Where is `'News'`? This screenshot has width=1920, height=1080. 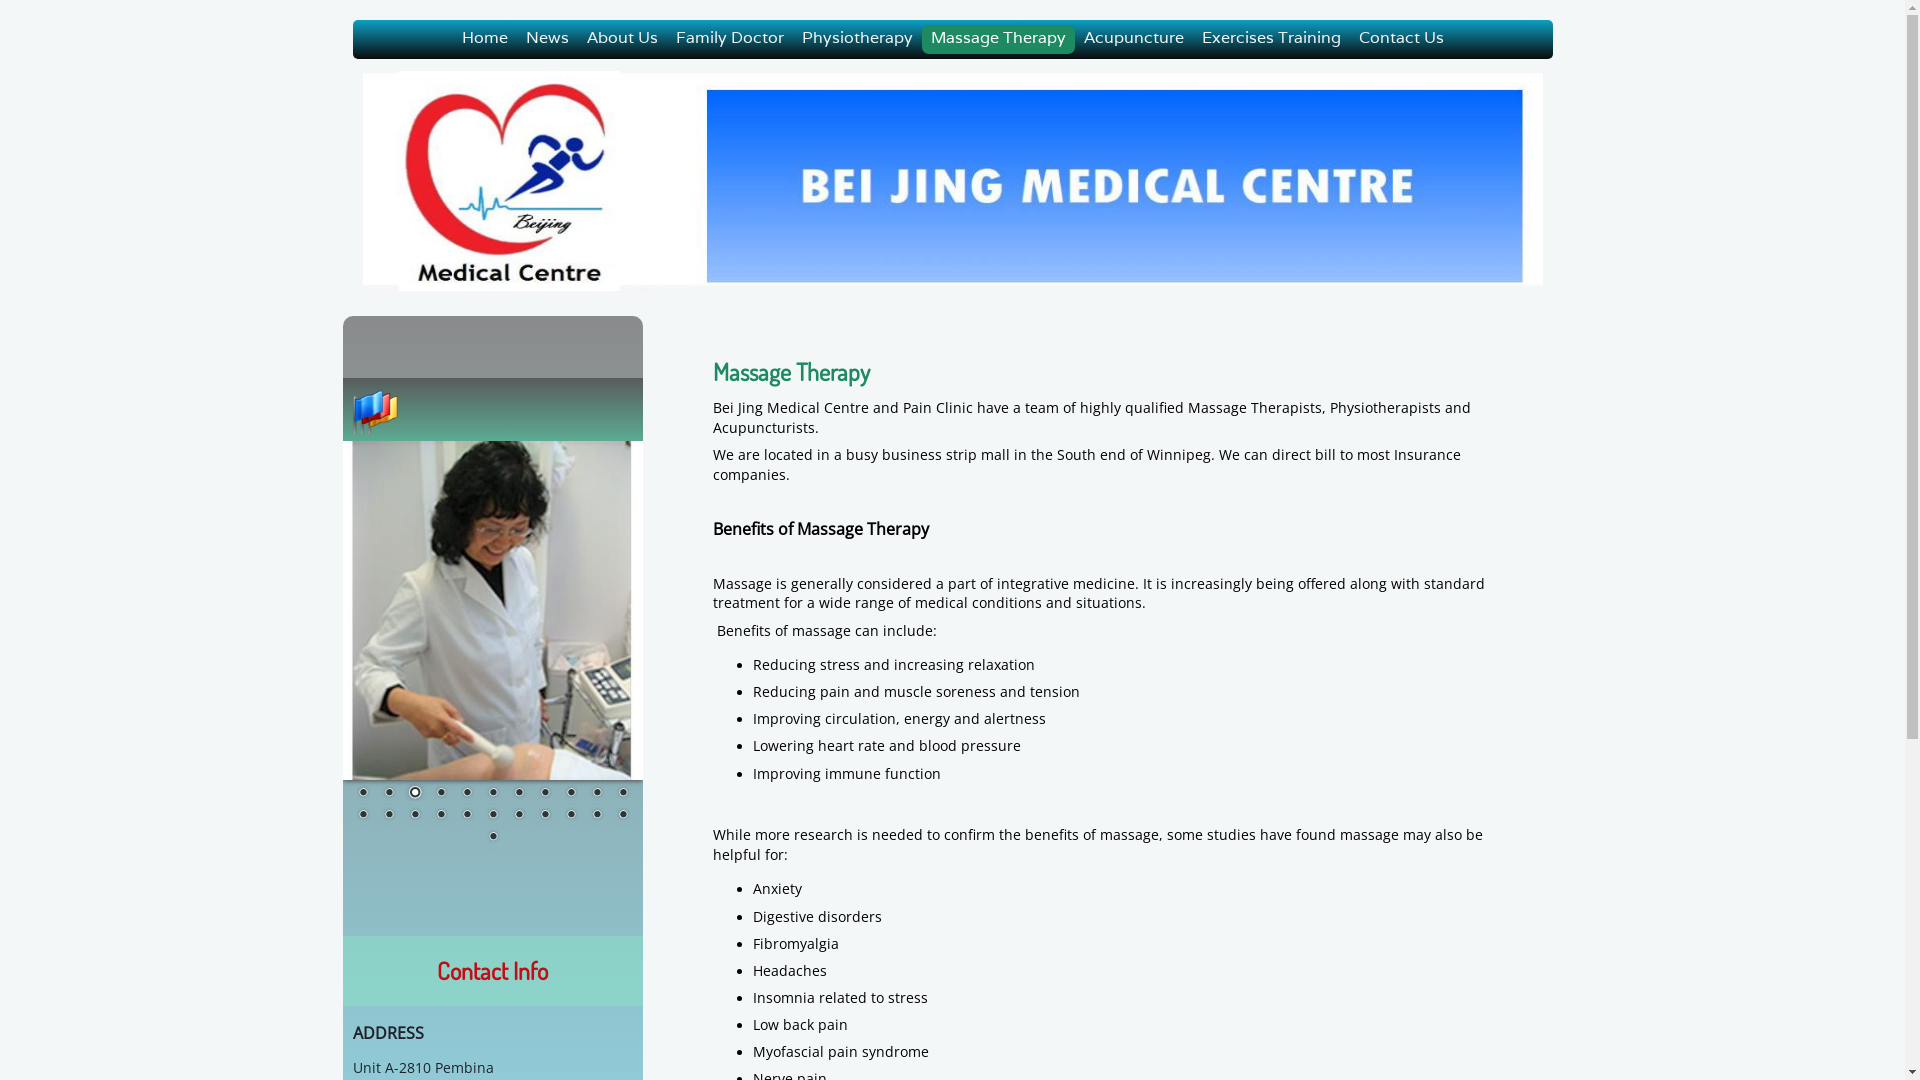
'News' is located at coordinates (515, 39).